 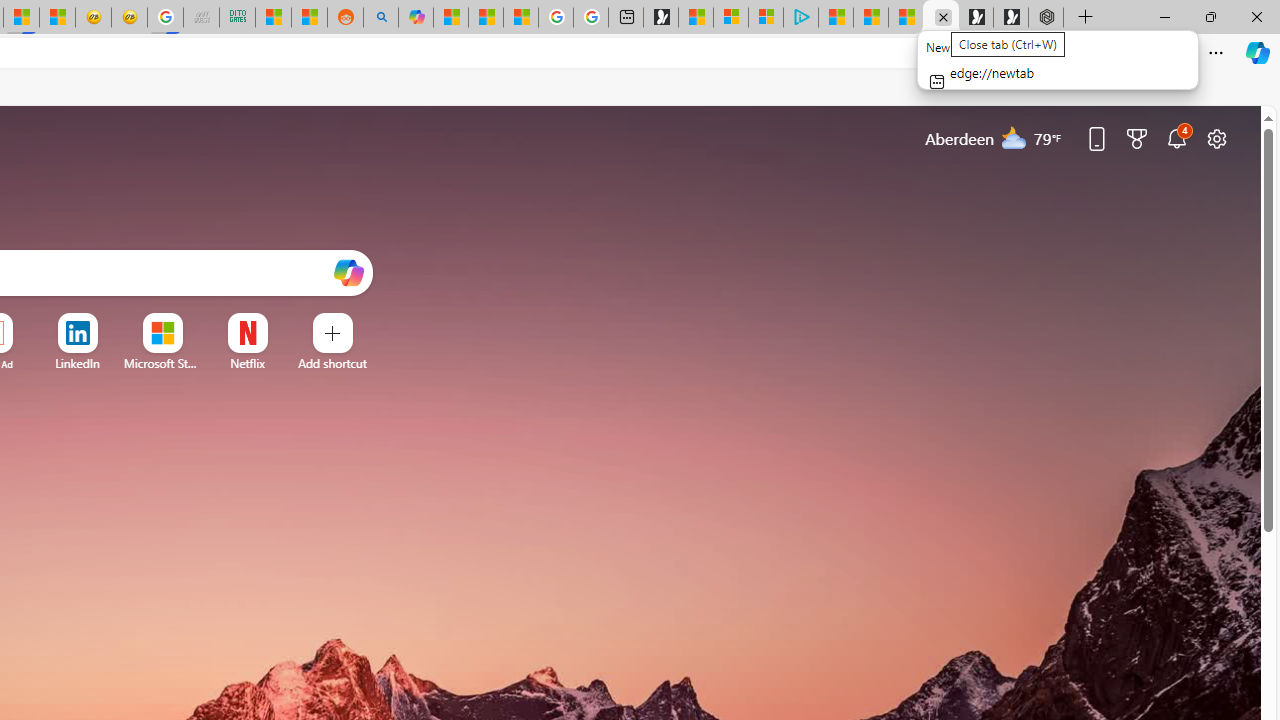 I want to click on 'Utah sues federal government - Search', so click(x=380, y=17).